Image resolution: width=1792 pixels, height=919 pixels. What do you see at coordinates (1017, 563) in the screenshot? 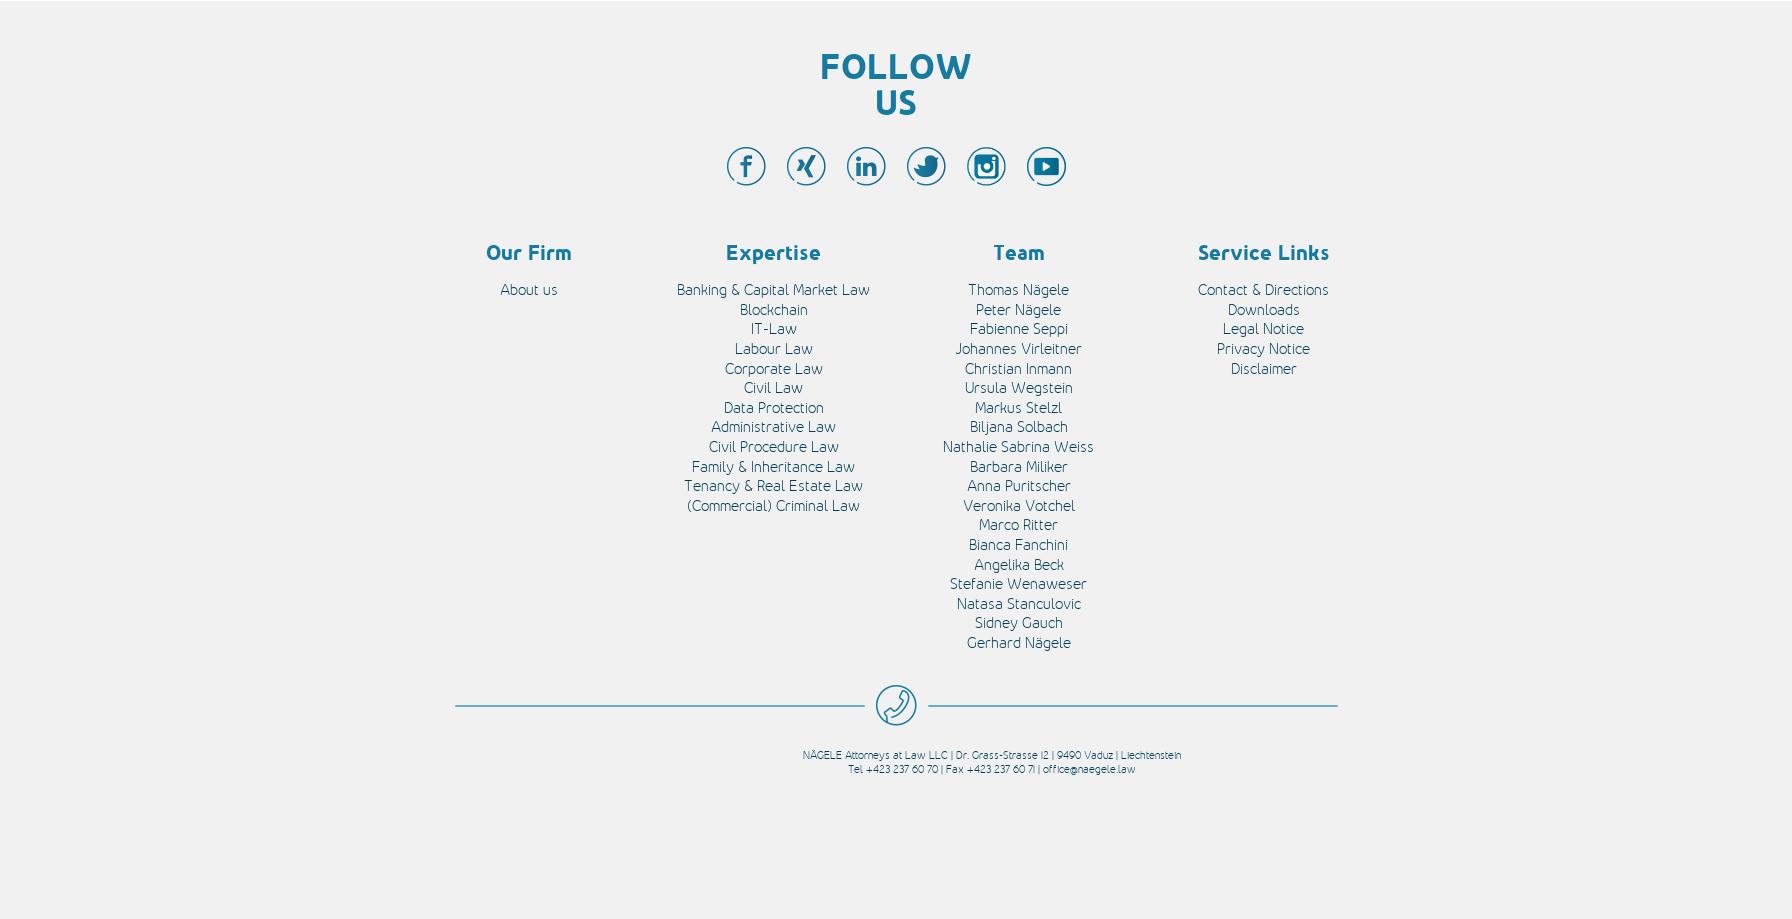
I see `'Angelika Beck'` at bounding box center [1017, 563].